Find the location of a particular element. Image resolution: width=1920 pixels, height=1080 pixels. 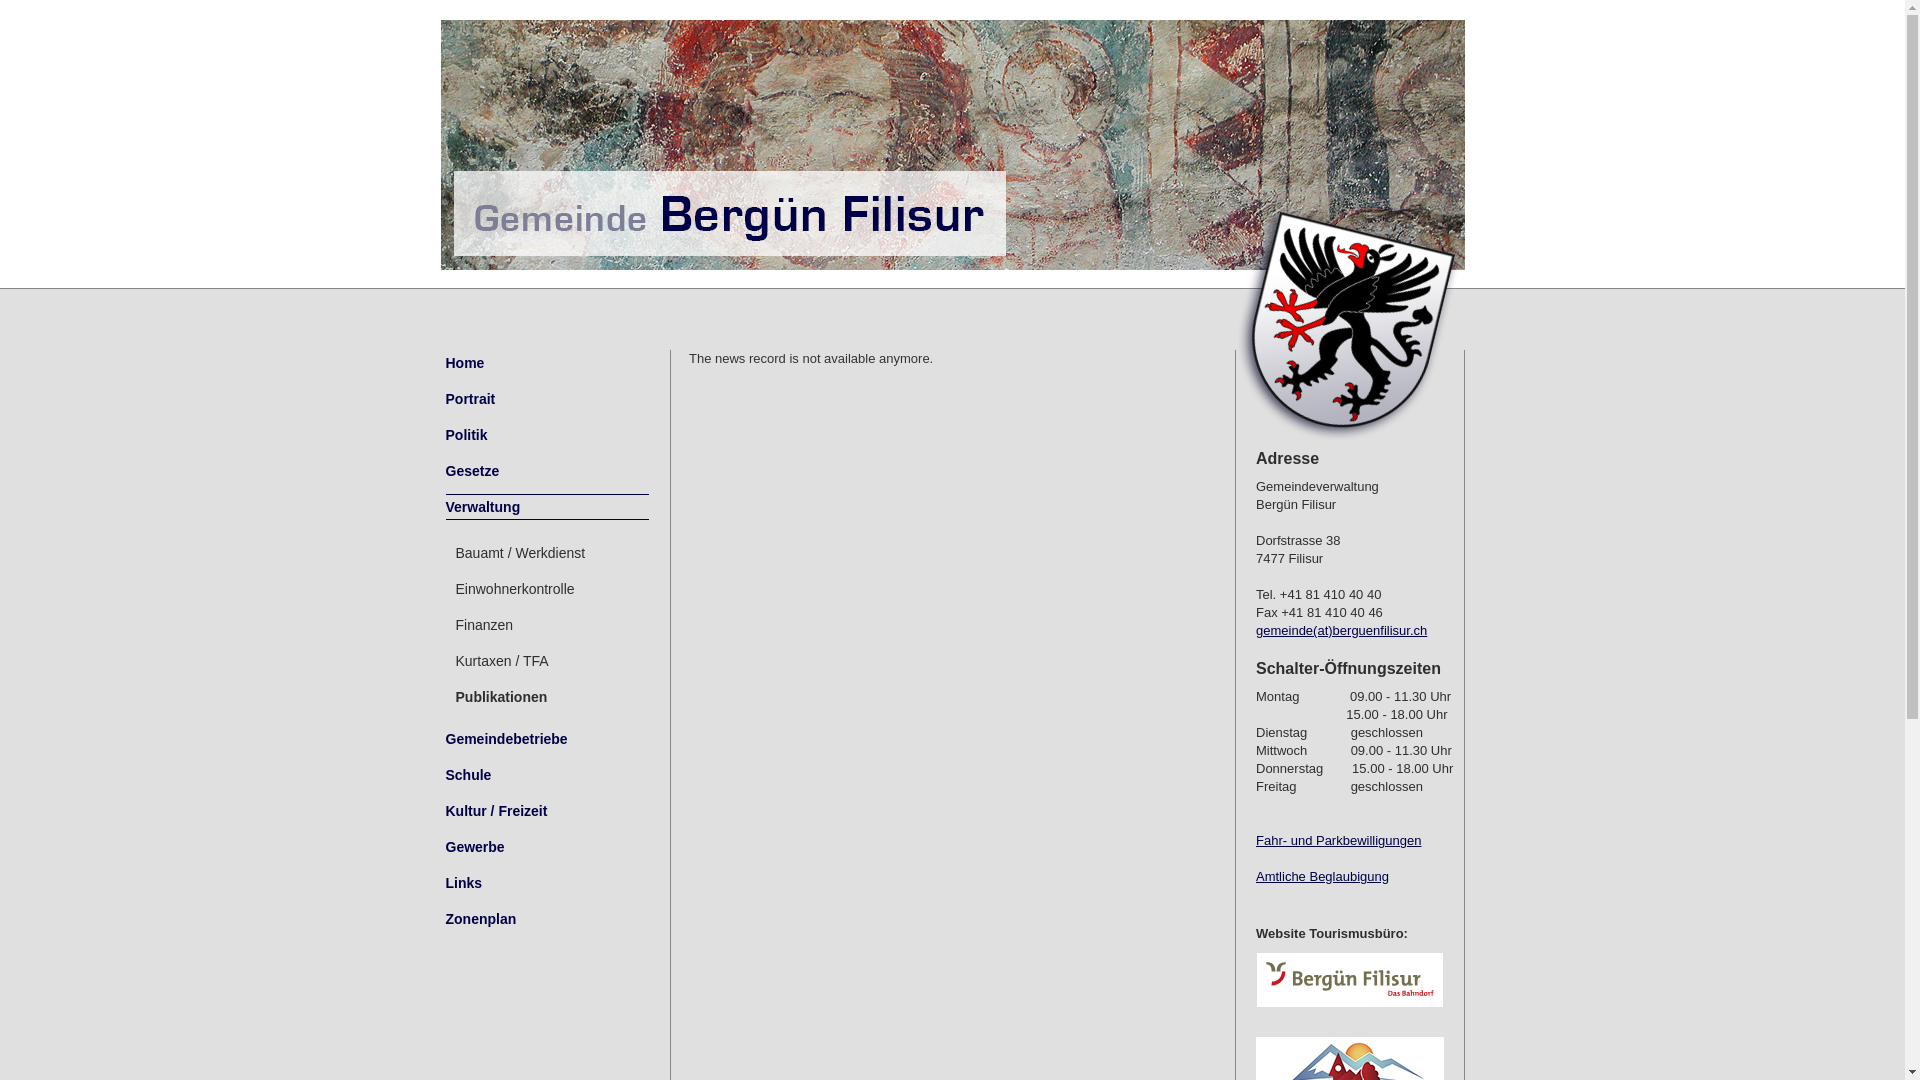

'Home' is located at coordinates (547, 362).